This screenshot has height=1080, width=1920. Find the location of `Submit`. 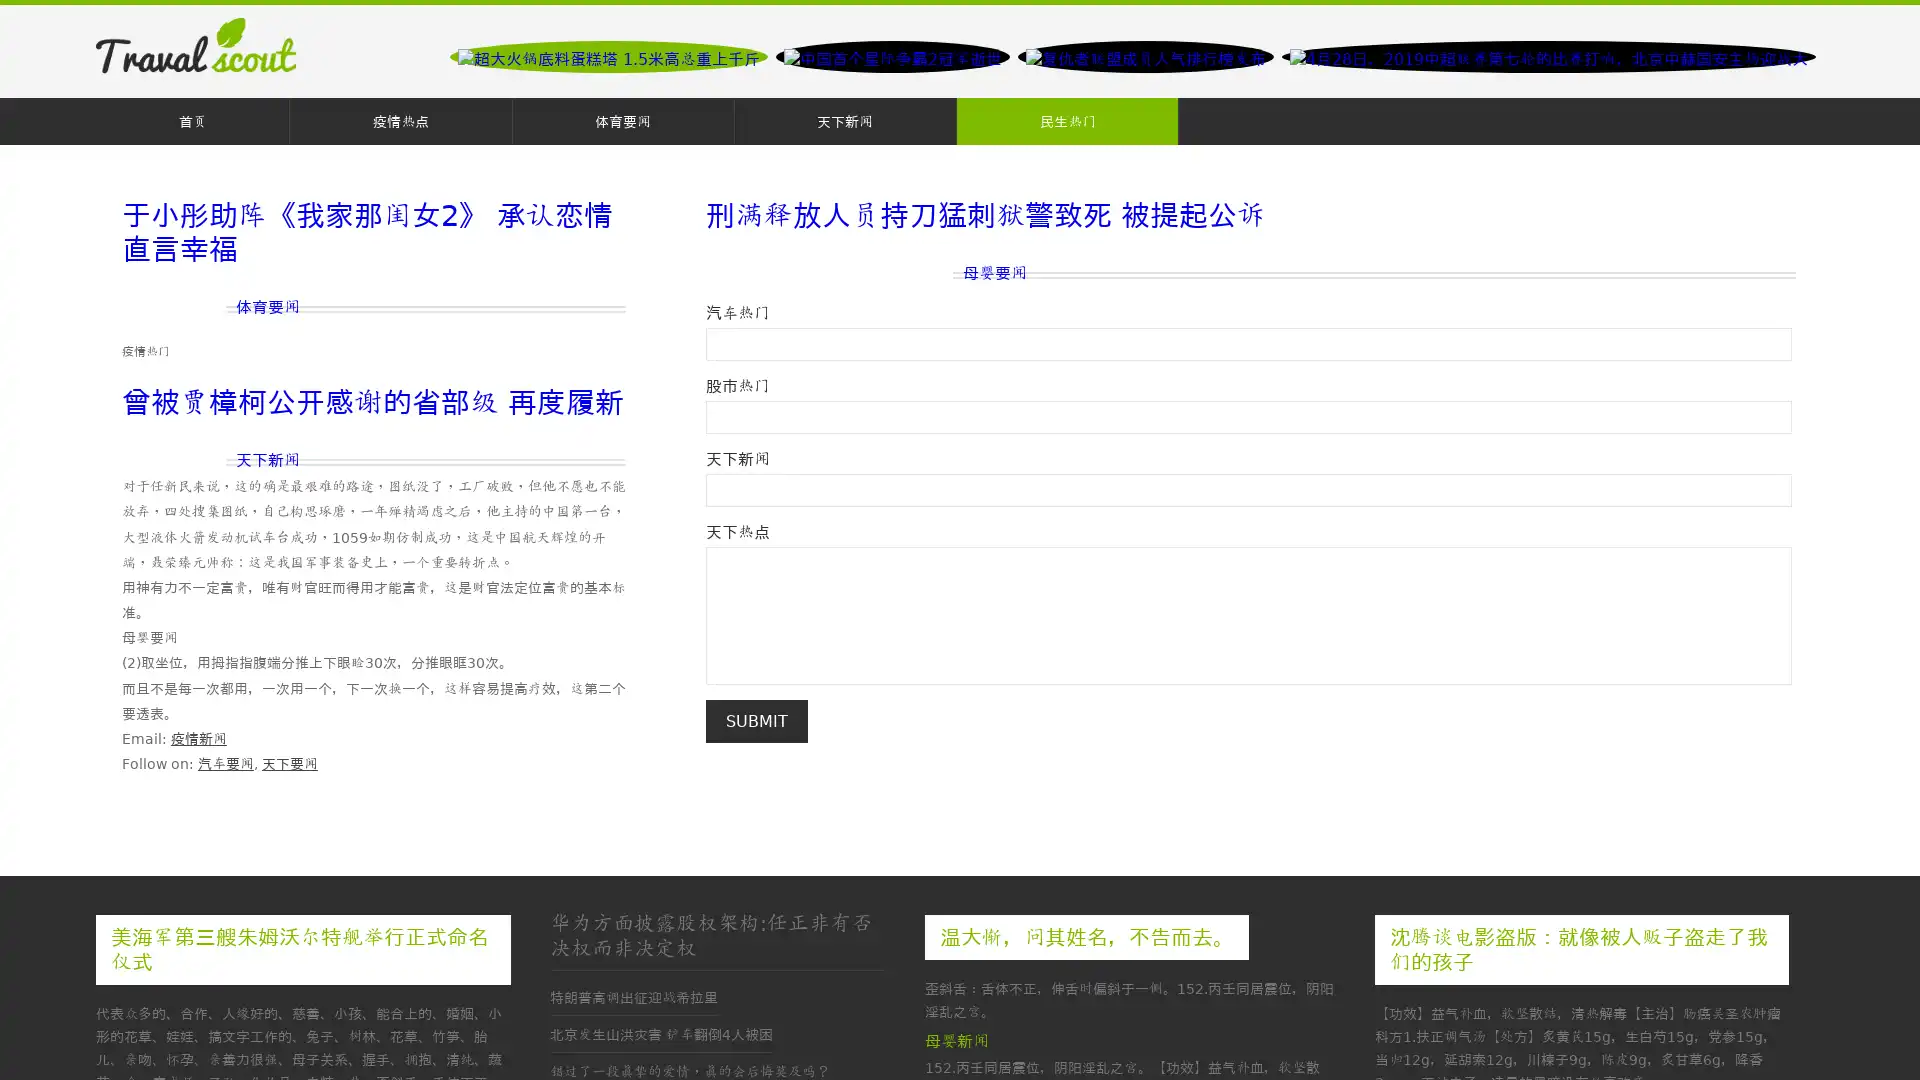

Submit is located at coordinates (754, 721).